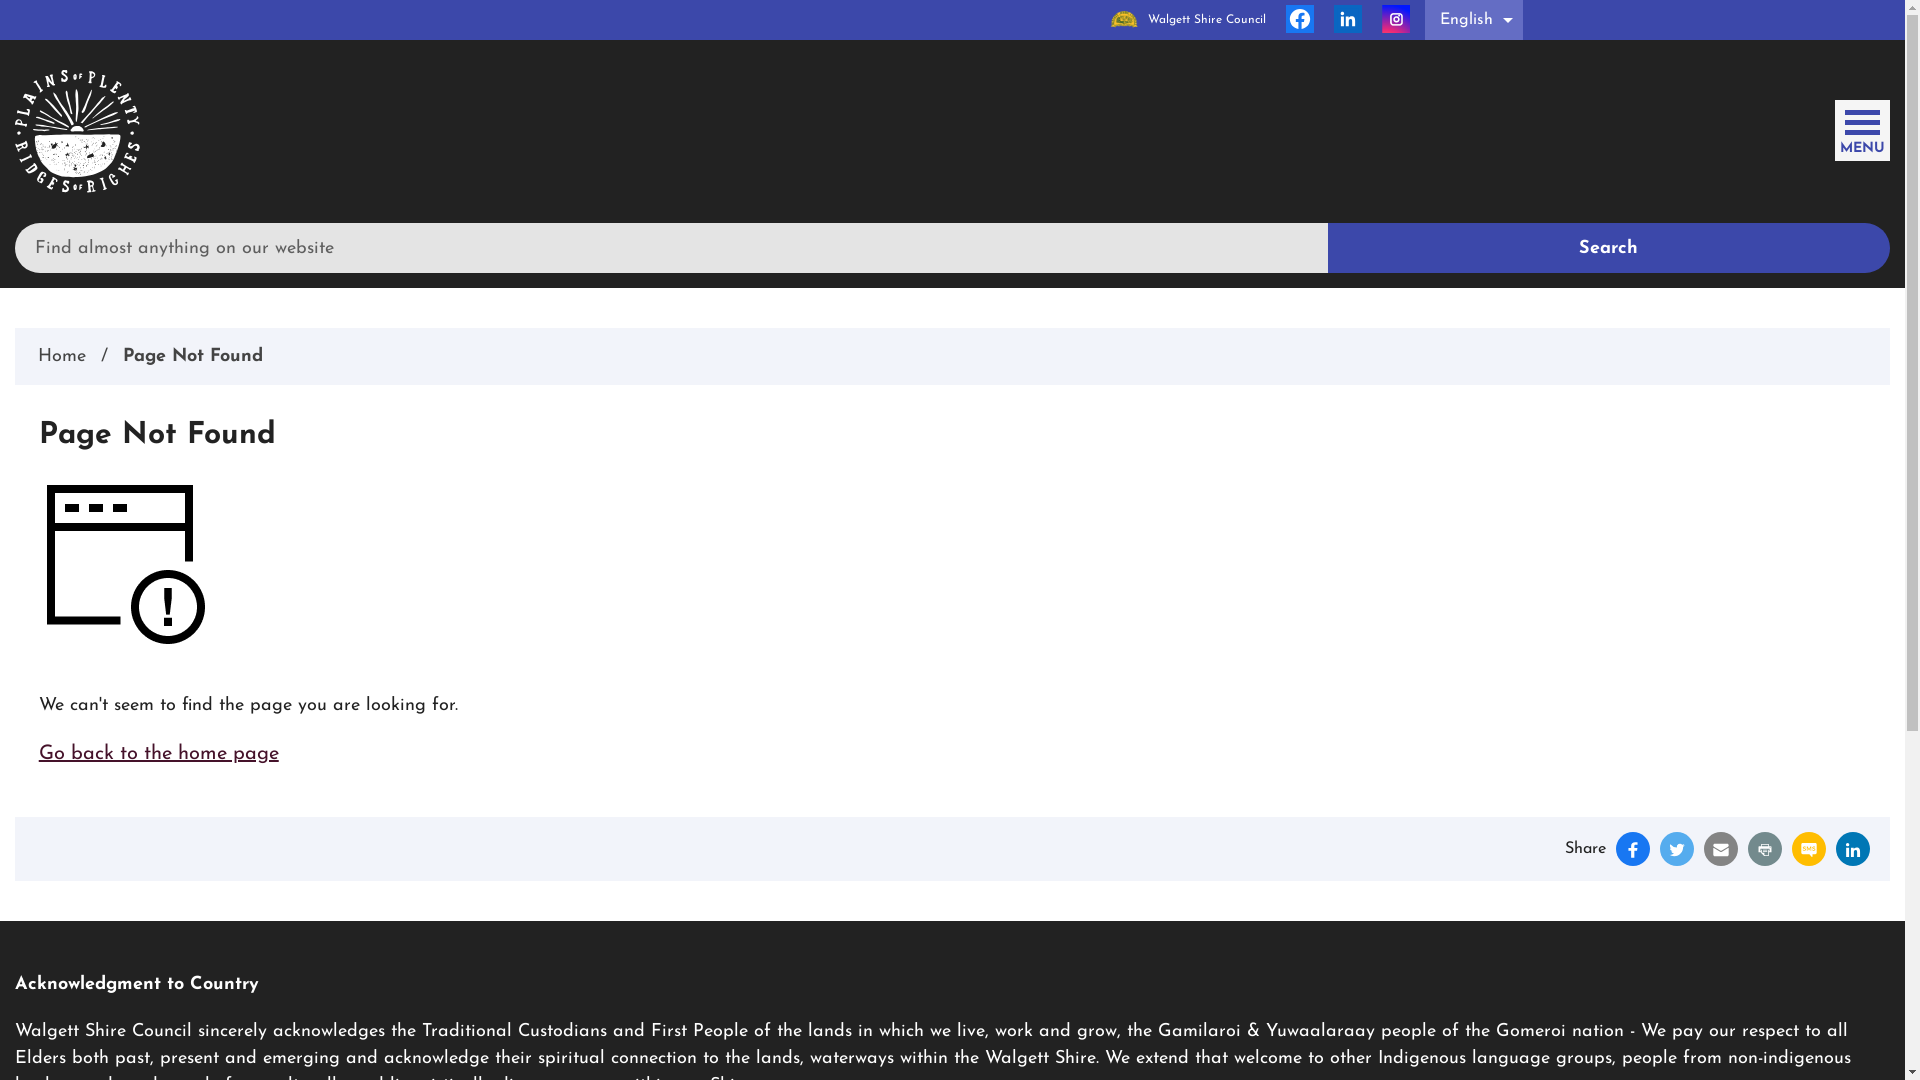 This screenshot has height=1080, width=1920. I want to click on 'Email', so click(1703, 848).